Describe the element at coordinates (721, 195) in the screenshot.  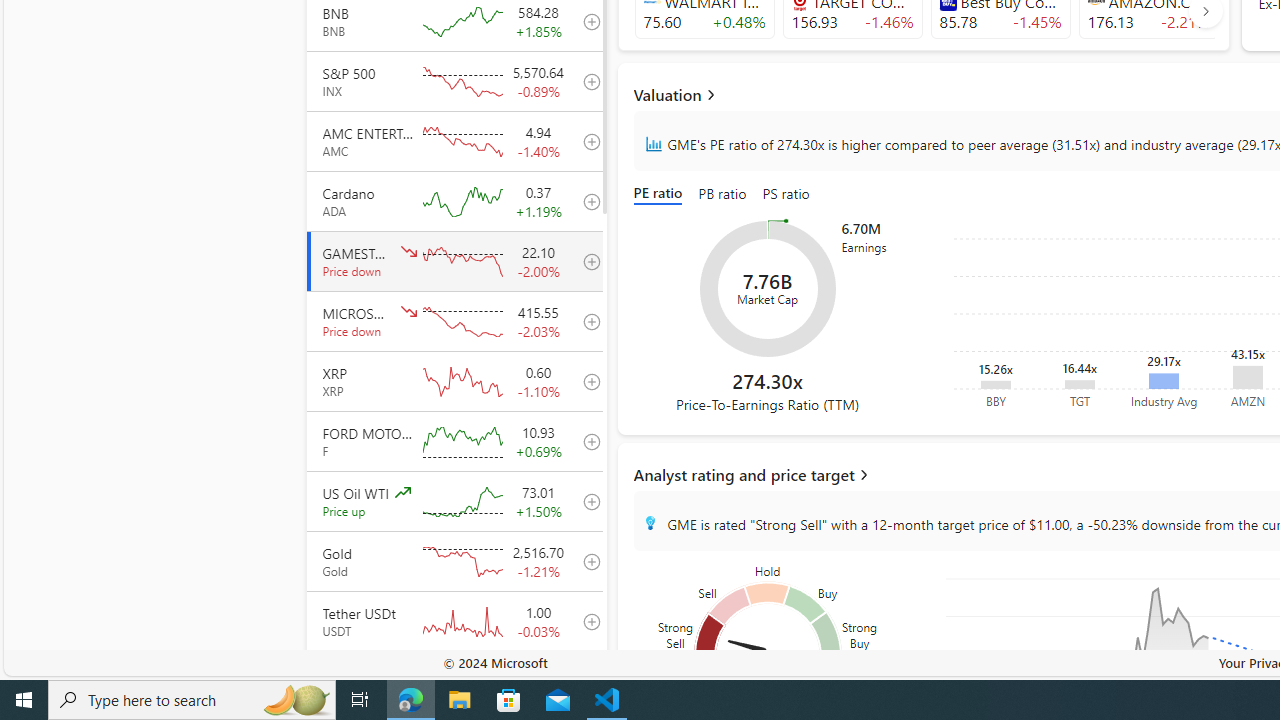
I see `'PB ratio'` at that location.